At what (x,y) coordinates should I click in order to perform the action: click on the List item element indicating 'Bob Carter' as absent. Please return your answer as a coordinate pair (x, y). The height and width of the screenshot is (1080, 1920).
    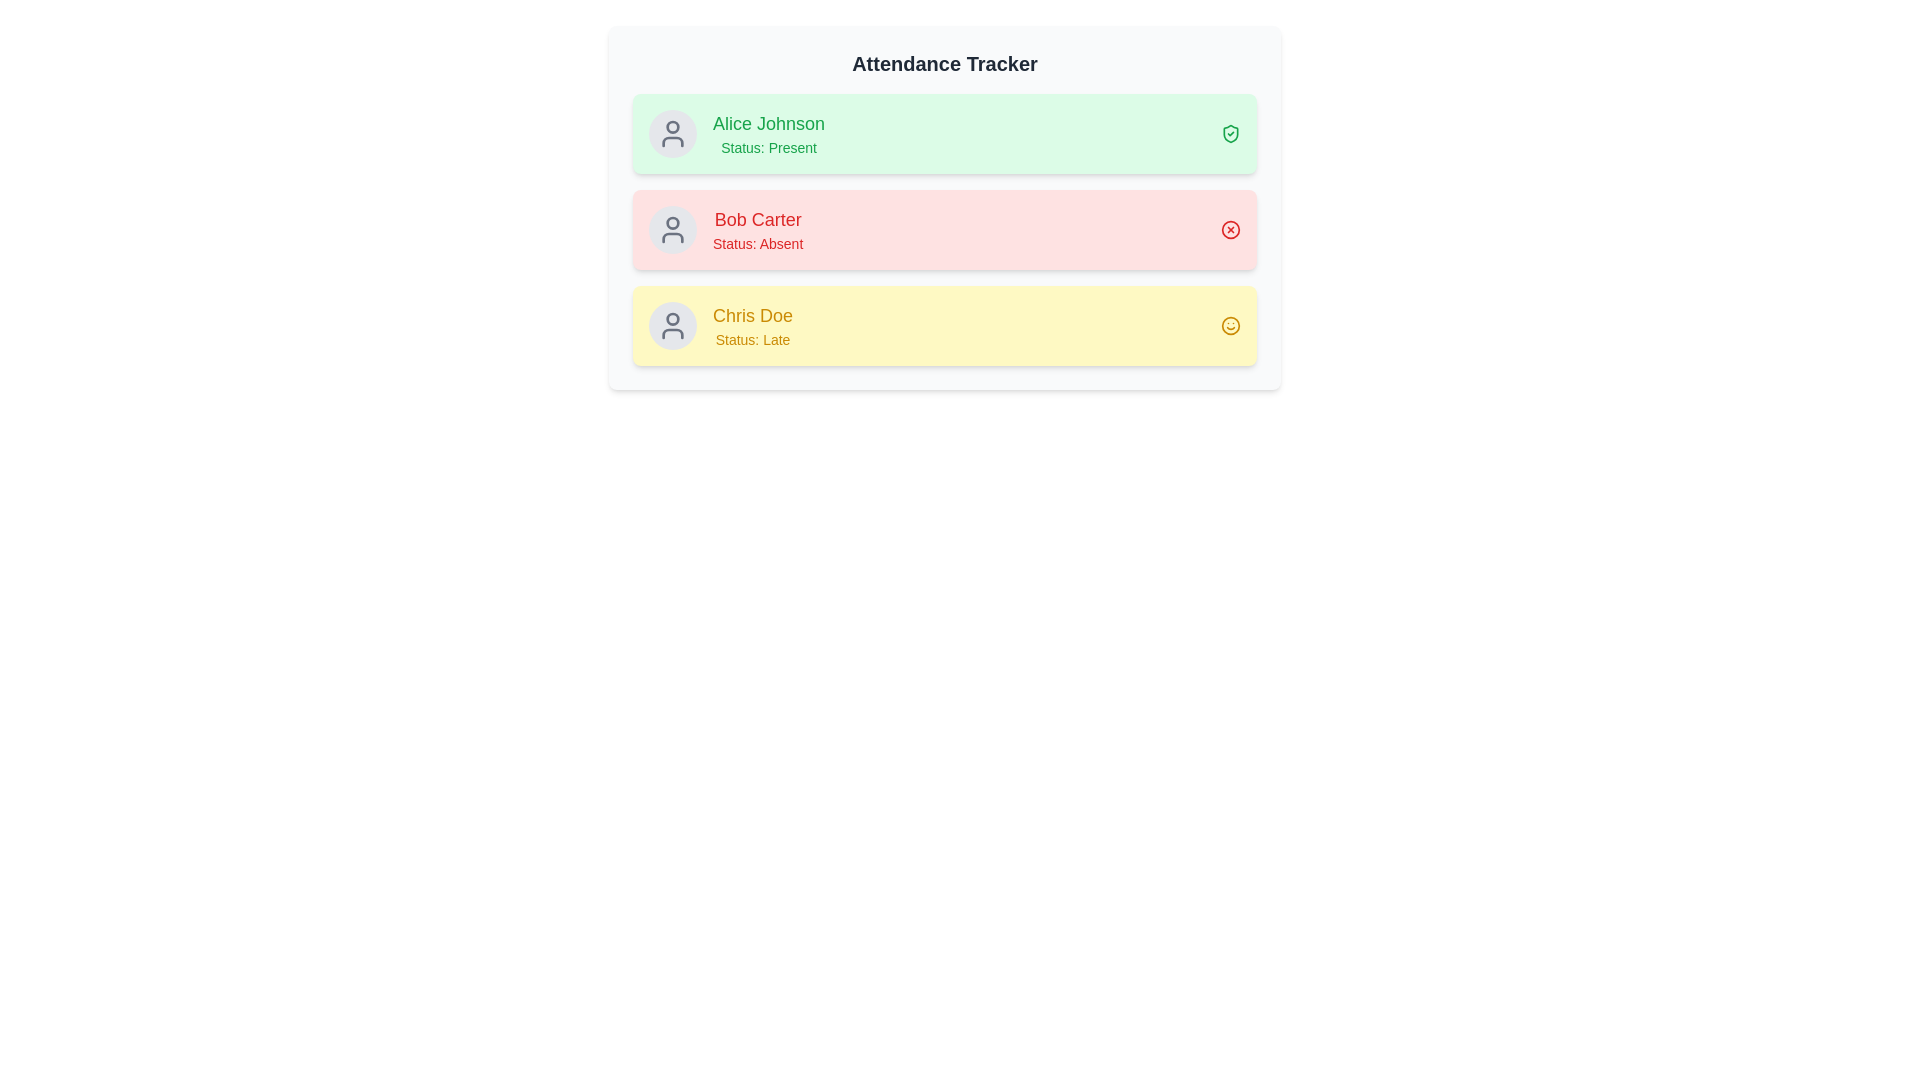
    Looking at the image, I should click on (944, 229).